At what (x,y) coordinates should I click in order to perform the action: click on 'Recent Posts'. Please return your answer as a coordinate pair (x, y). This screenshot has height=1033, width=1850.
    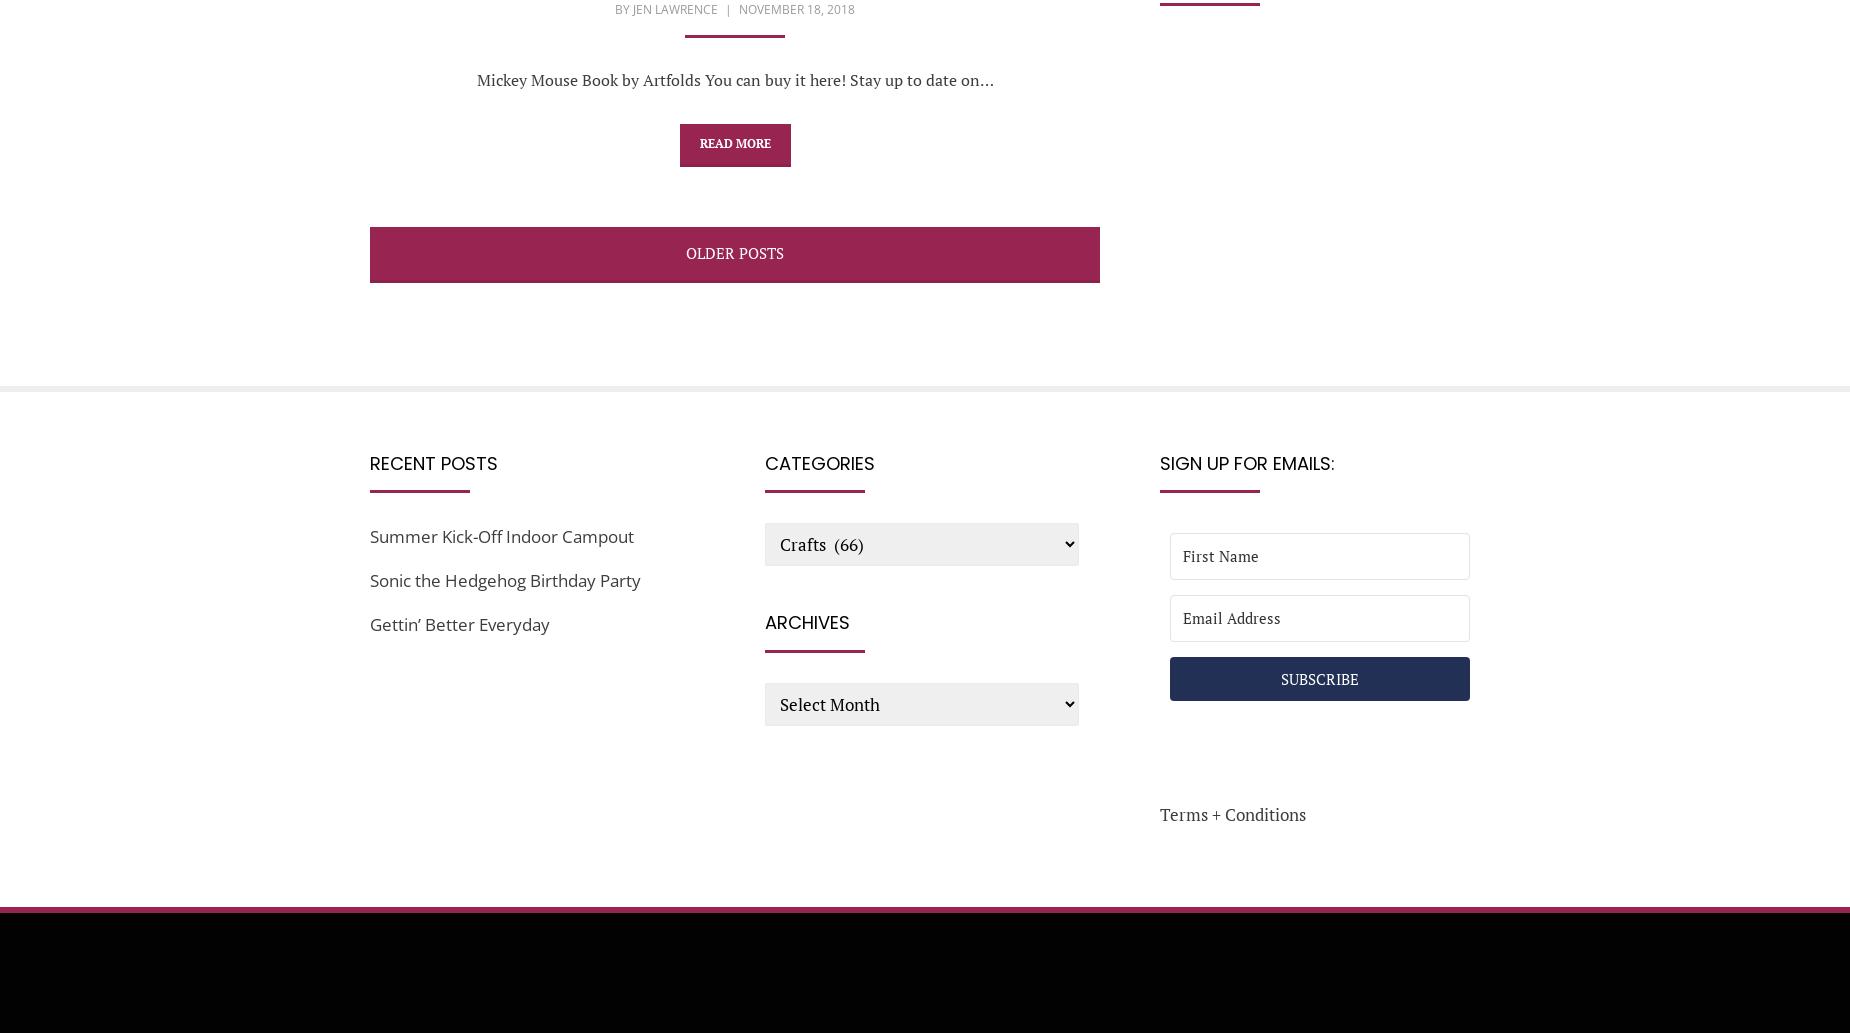
    Looking at the image, I should click on (433, 462).